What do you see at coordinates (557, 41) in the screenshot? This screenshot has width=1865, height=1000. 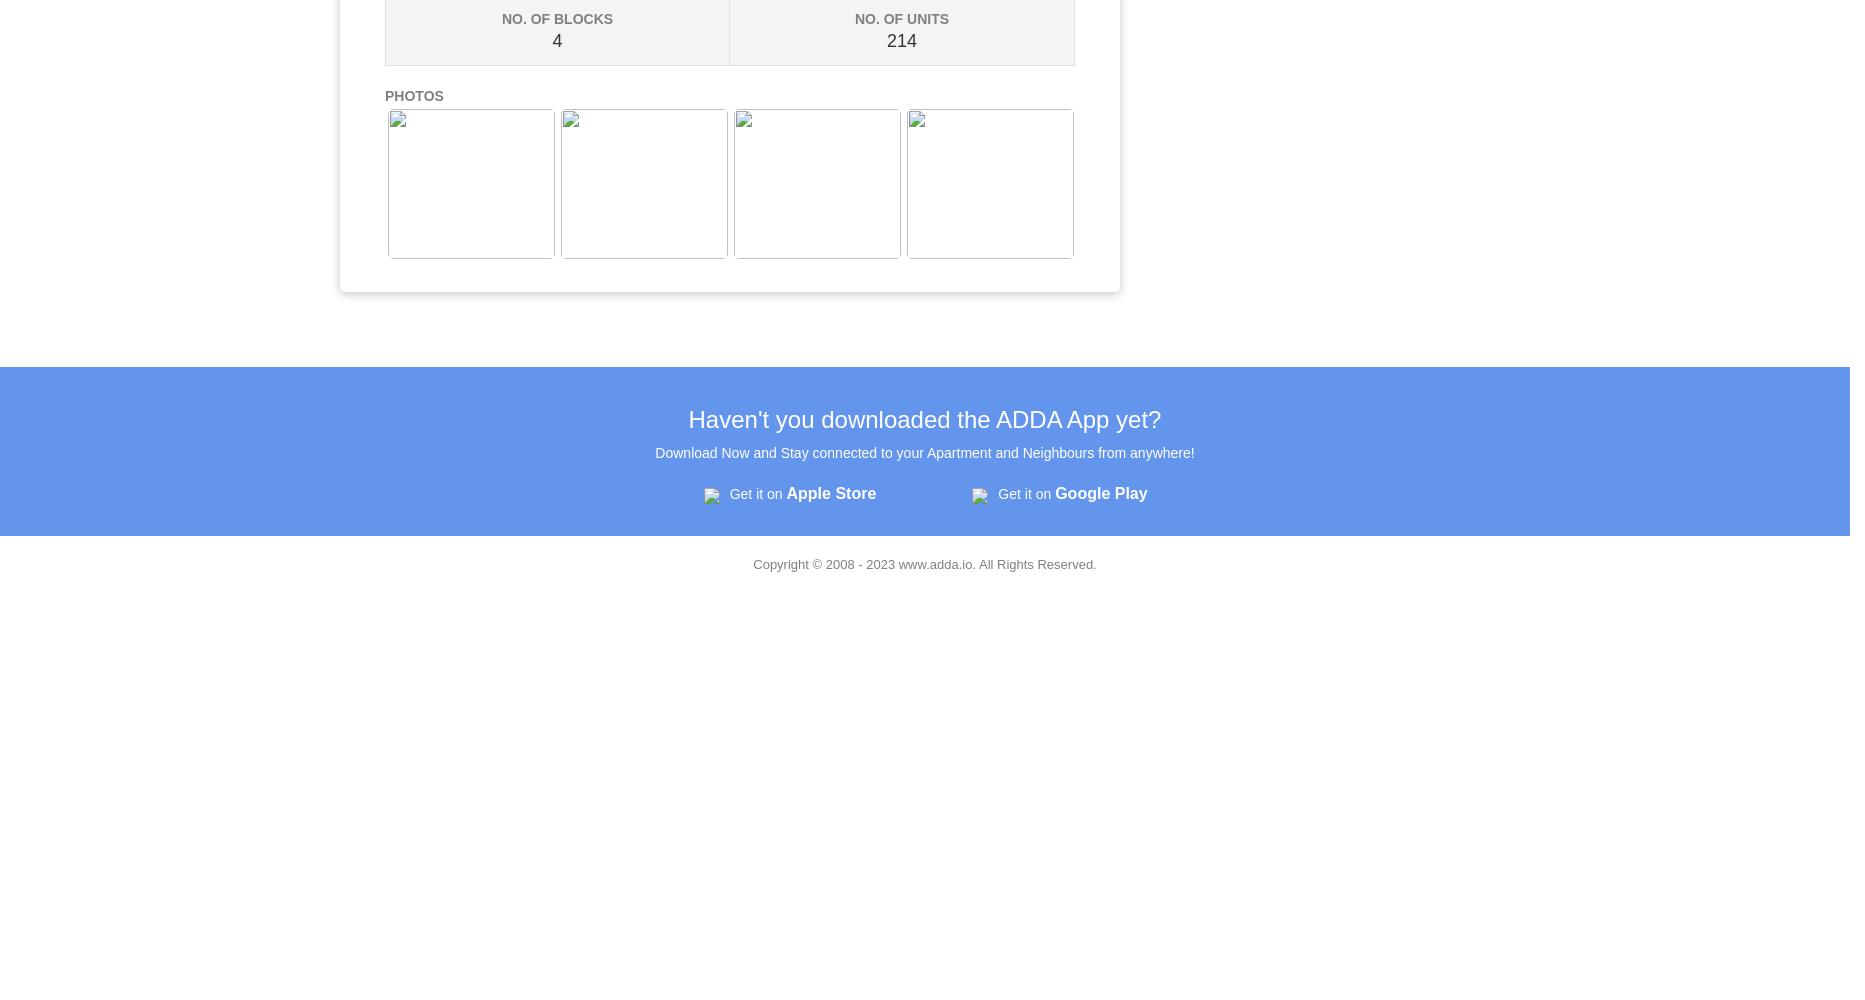 I see `'4'` at bounding box center [557, 41].